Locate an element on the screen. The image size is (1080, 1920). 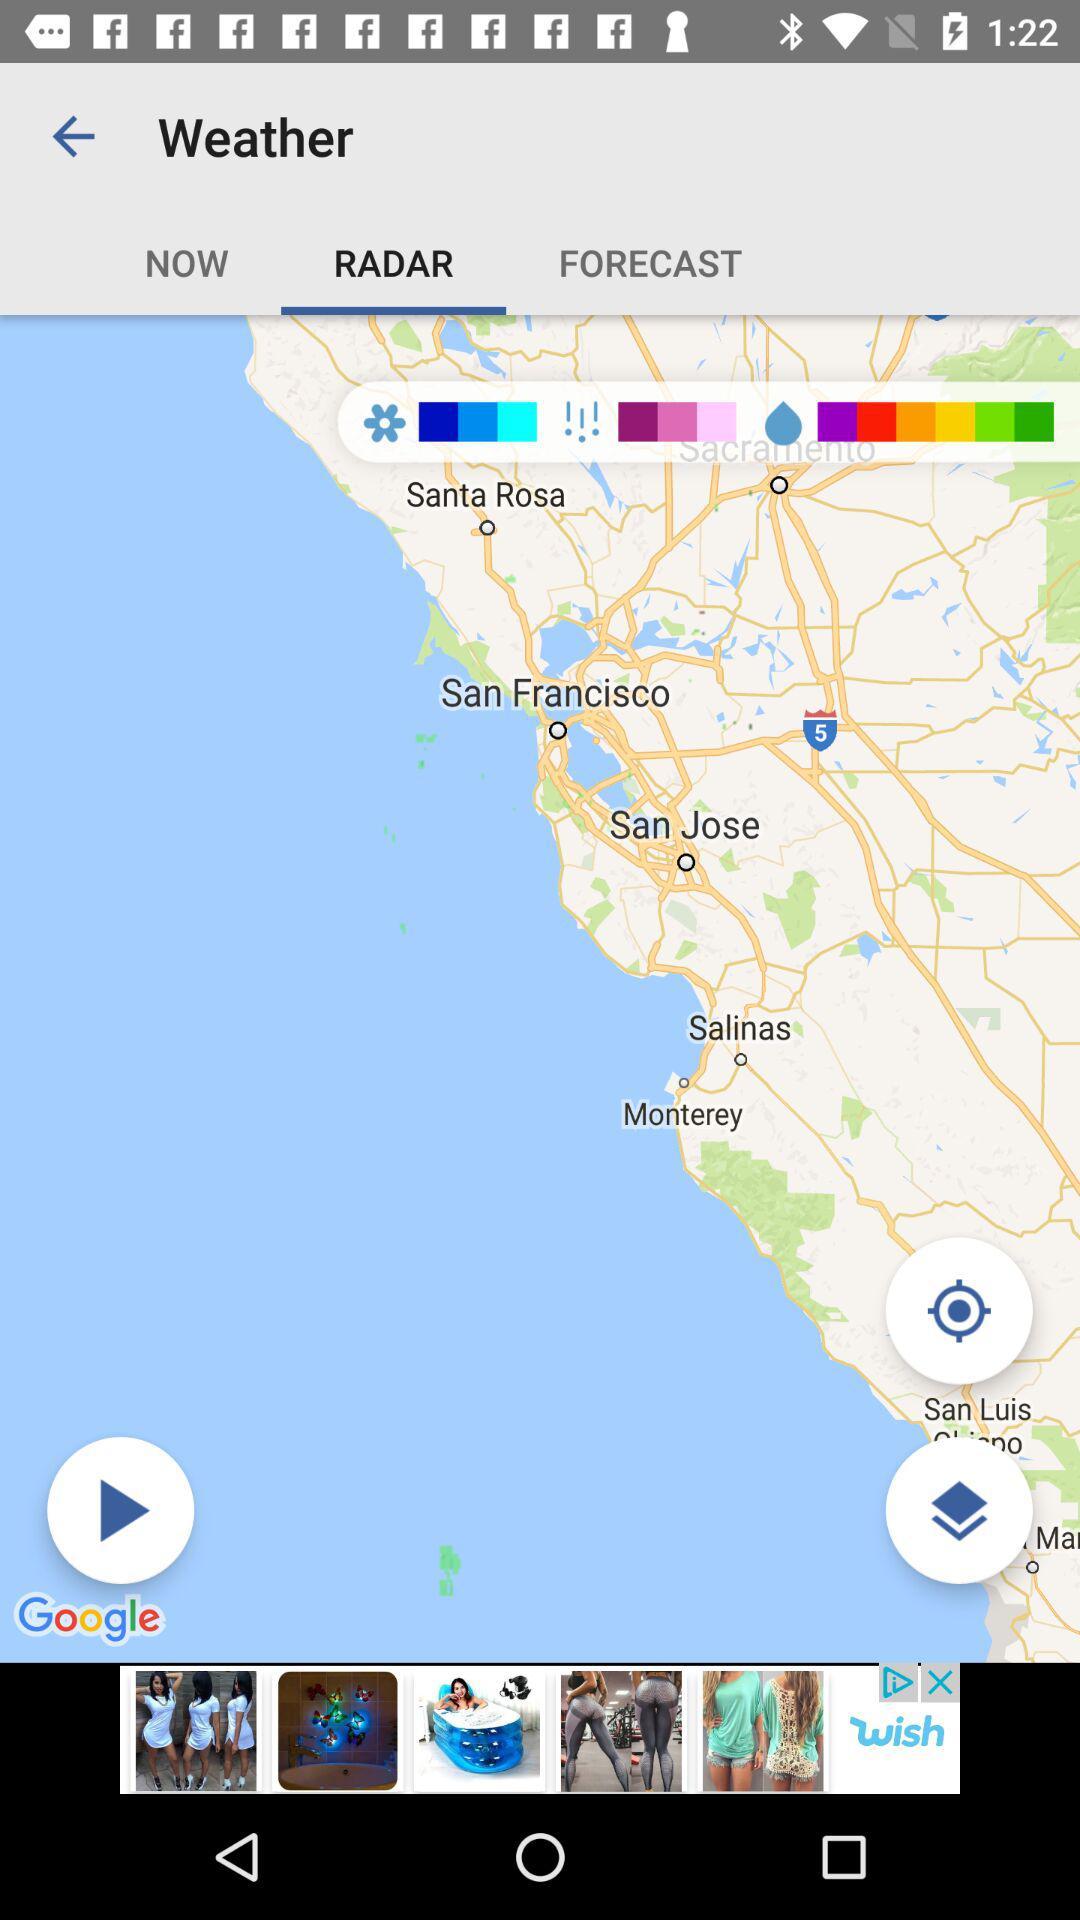
the icon which is at the bottom of the right corner is located at coordinates (958, 1510).